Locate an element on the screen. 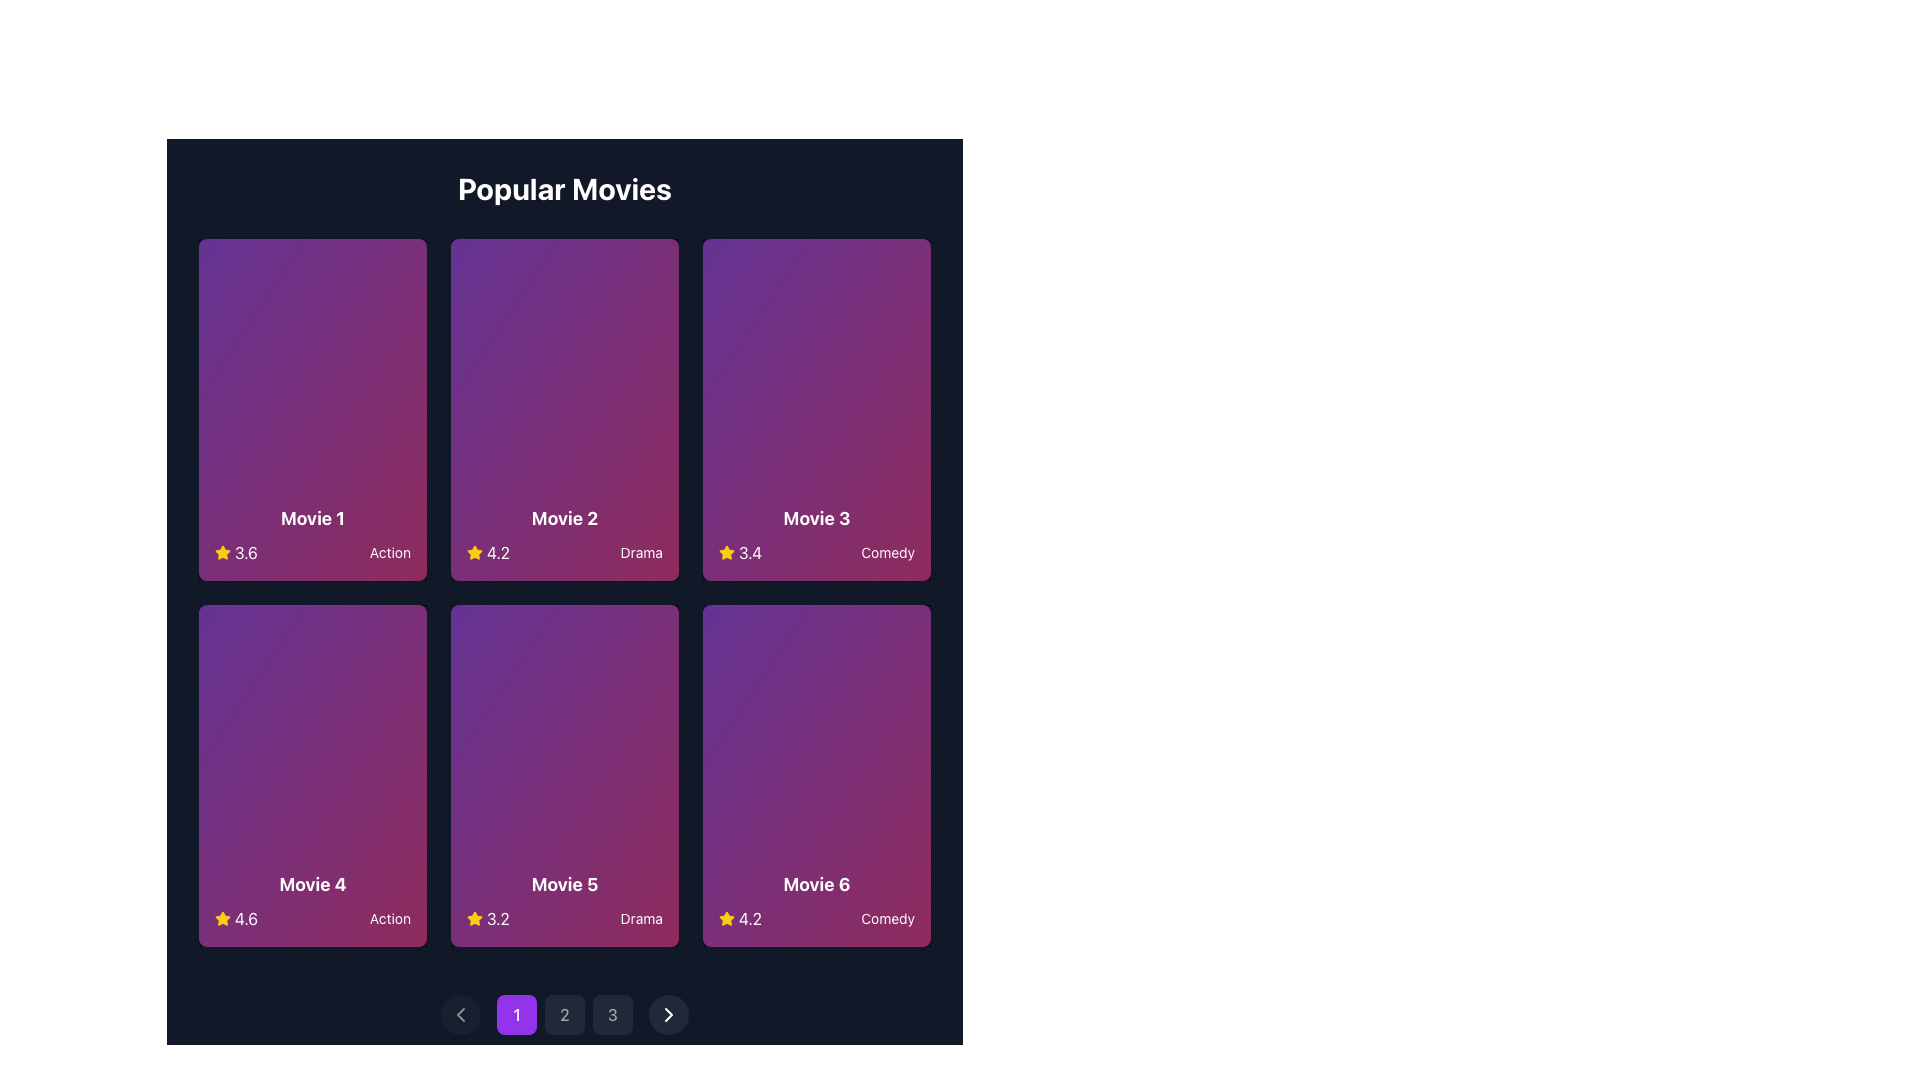  the Rating Icon for 'Movie 3' located in the top-right position of the 'Popular Movies' section, which visually indicates a rating of '3.4' is located at coordinates (725, 552).